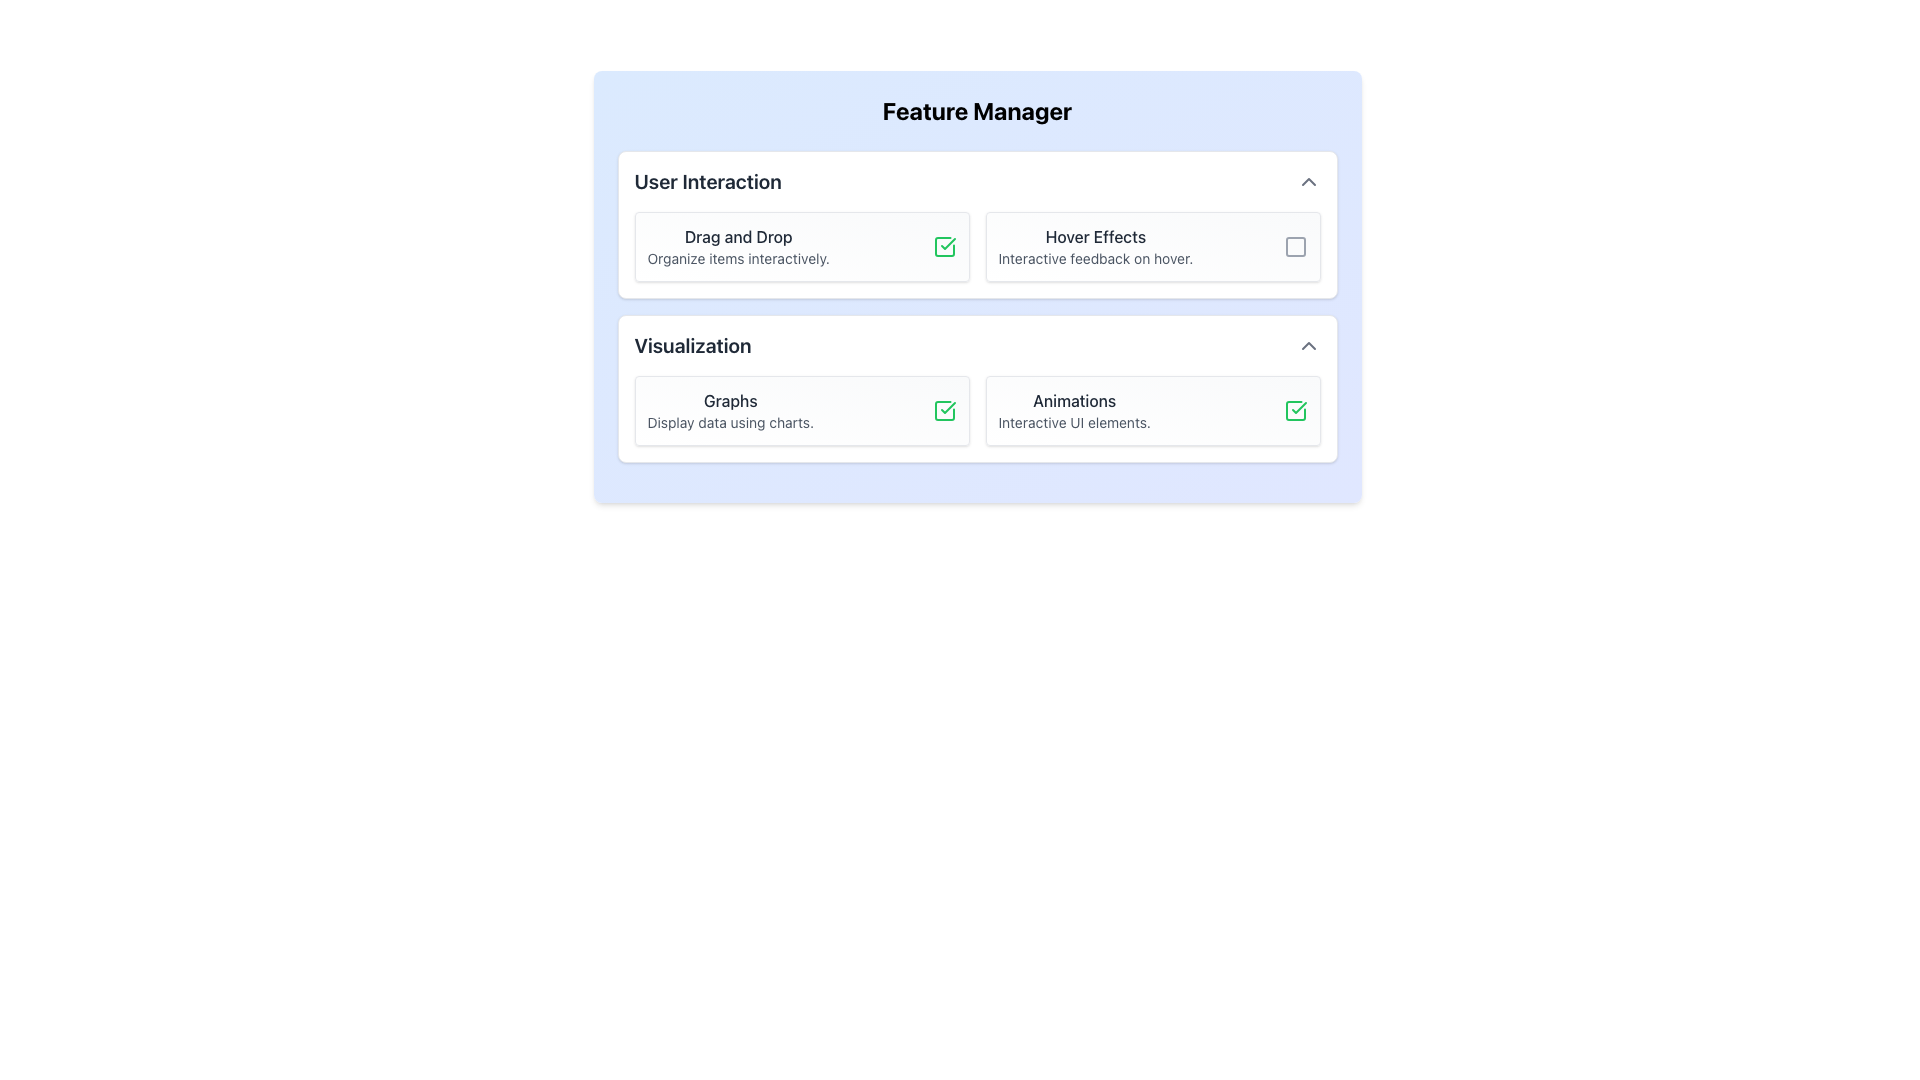 The width and height of the screenshot is (1920, 1080). What do you see at coordinates (1073, 422) in the screenshot?
I see `the descriptive text element providing additional information about the 'Animations' feature, which is located directly below the 'Animations' label in the 'Visualization' section of the 'Feature Manager' interface` at bounding box center [1073, 422].